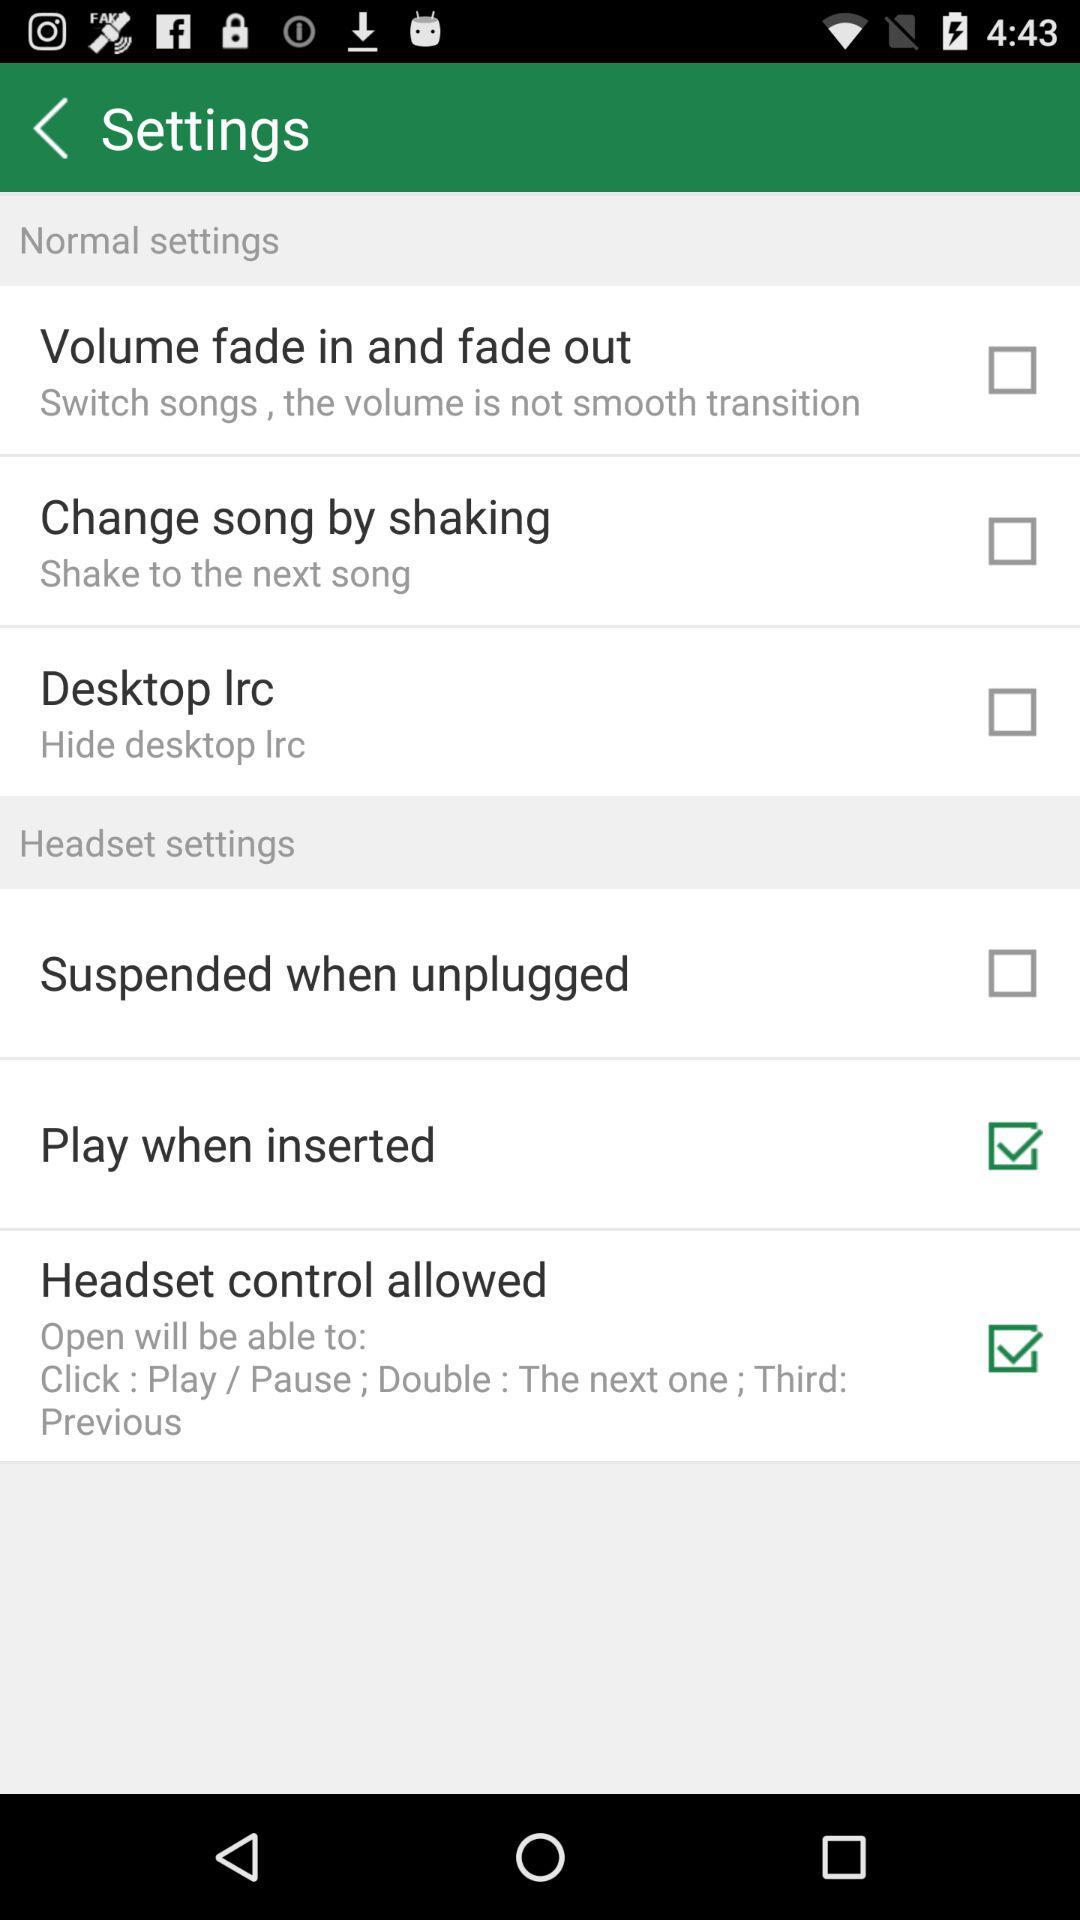 This screenshot has width=1080, height=1920. I want to click on switch songs the item, so click(450, 400).